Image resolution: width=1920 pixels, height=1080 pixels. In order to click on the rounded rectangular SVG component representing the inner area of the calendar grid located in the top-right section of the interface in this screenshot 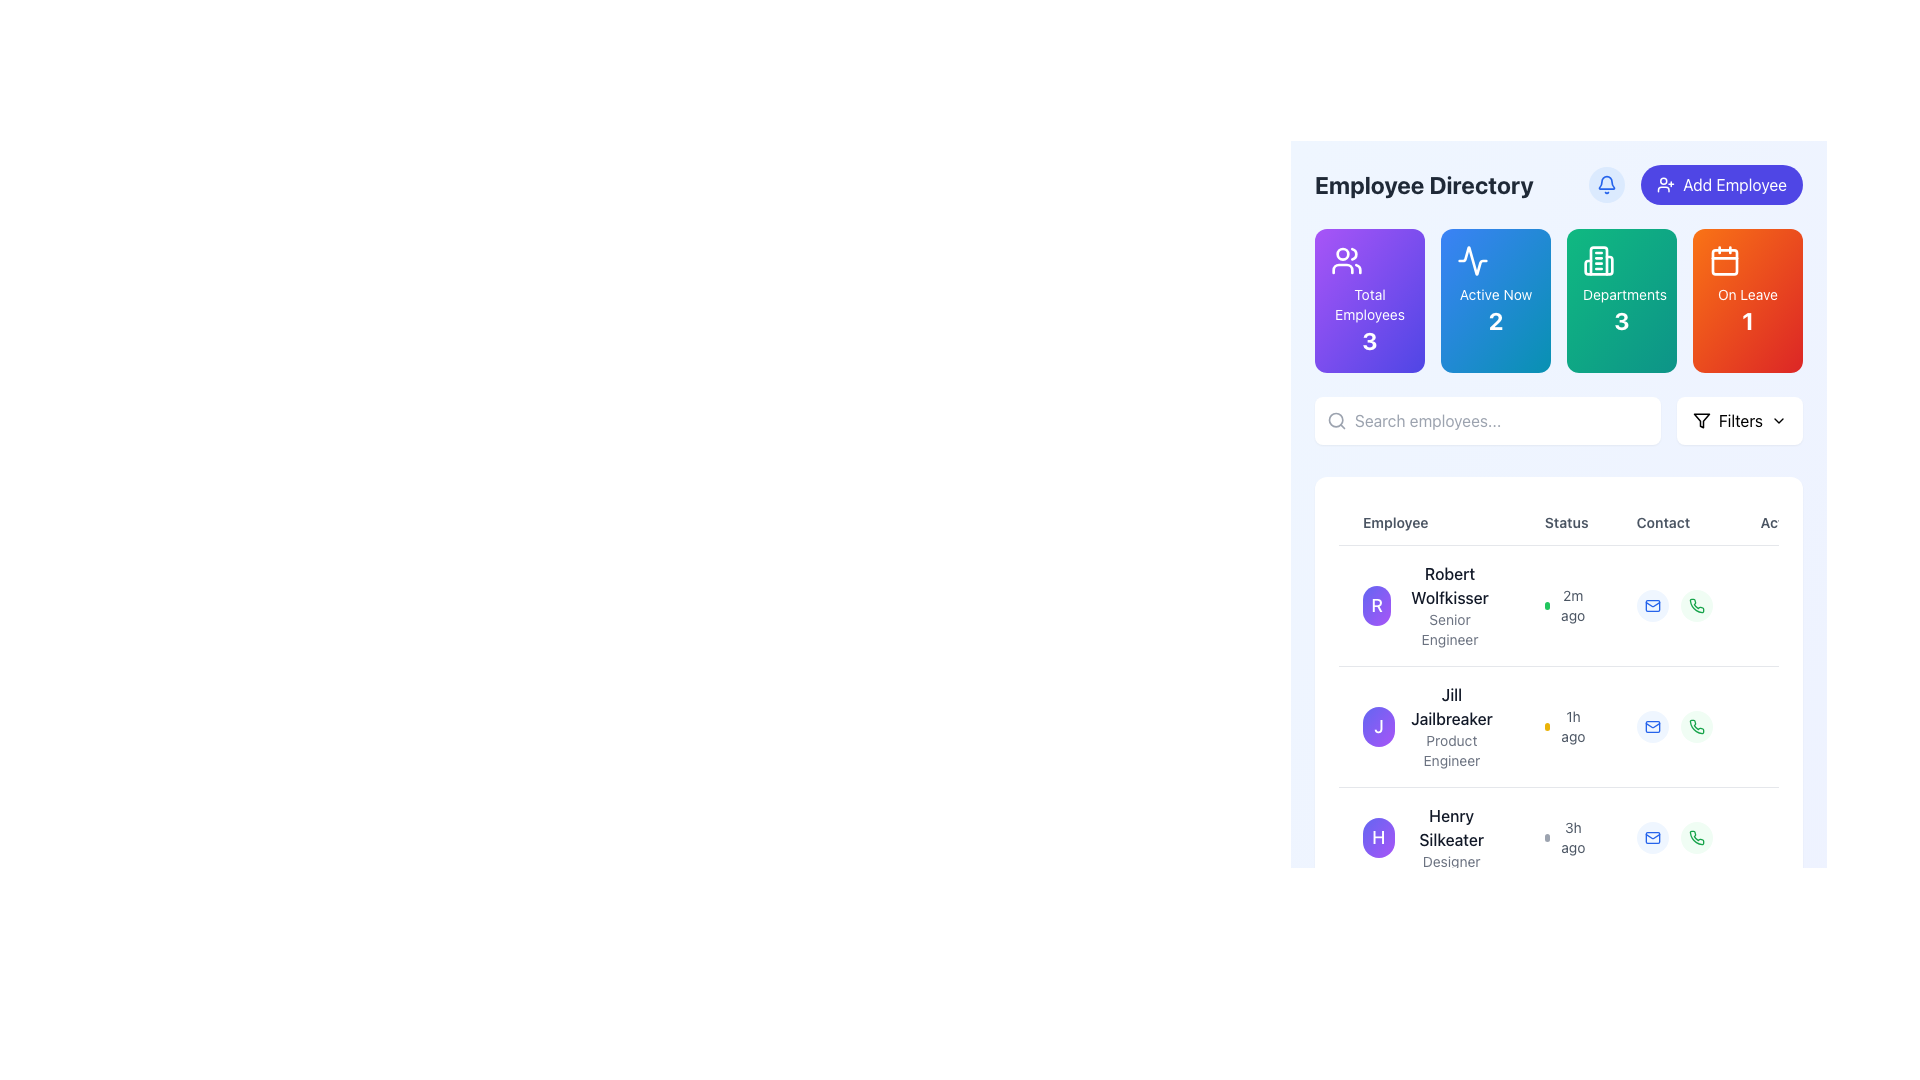, I will do `click(1723, 261)`.